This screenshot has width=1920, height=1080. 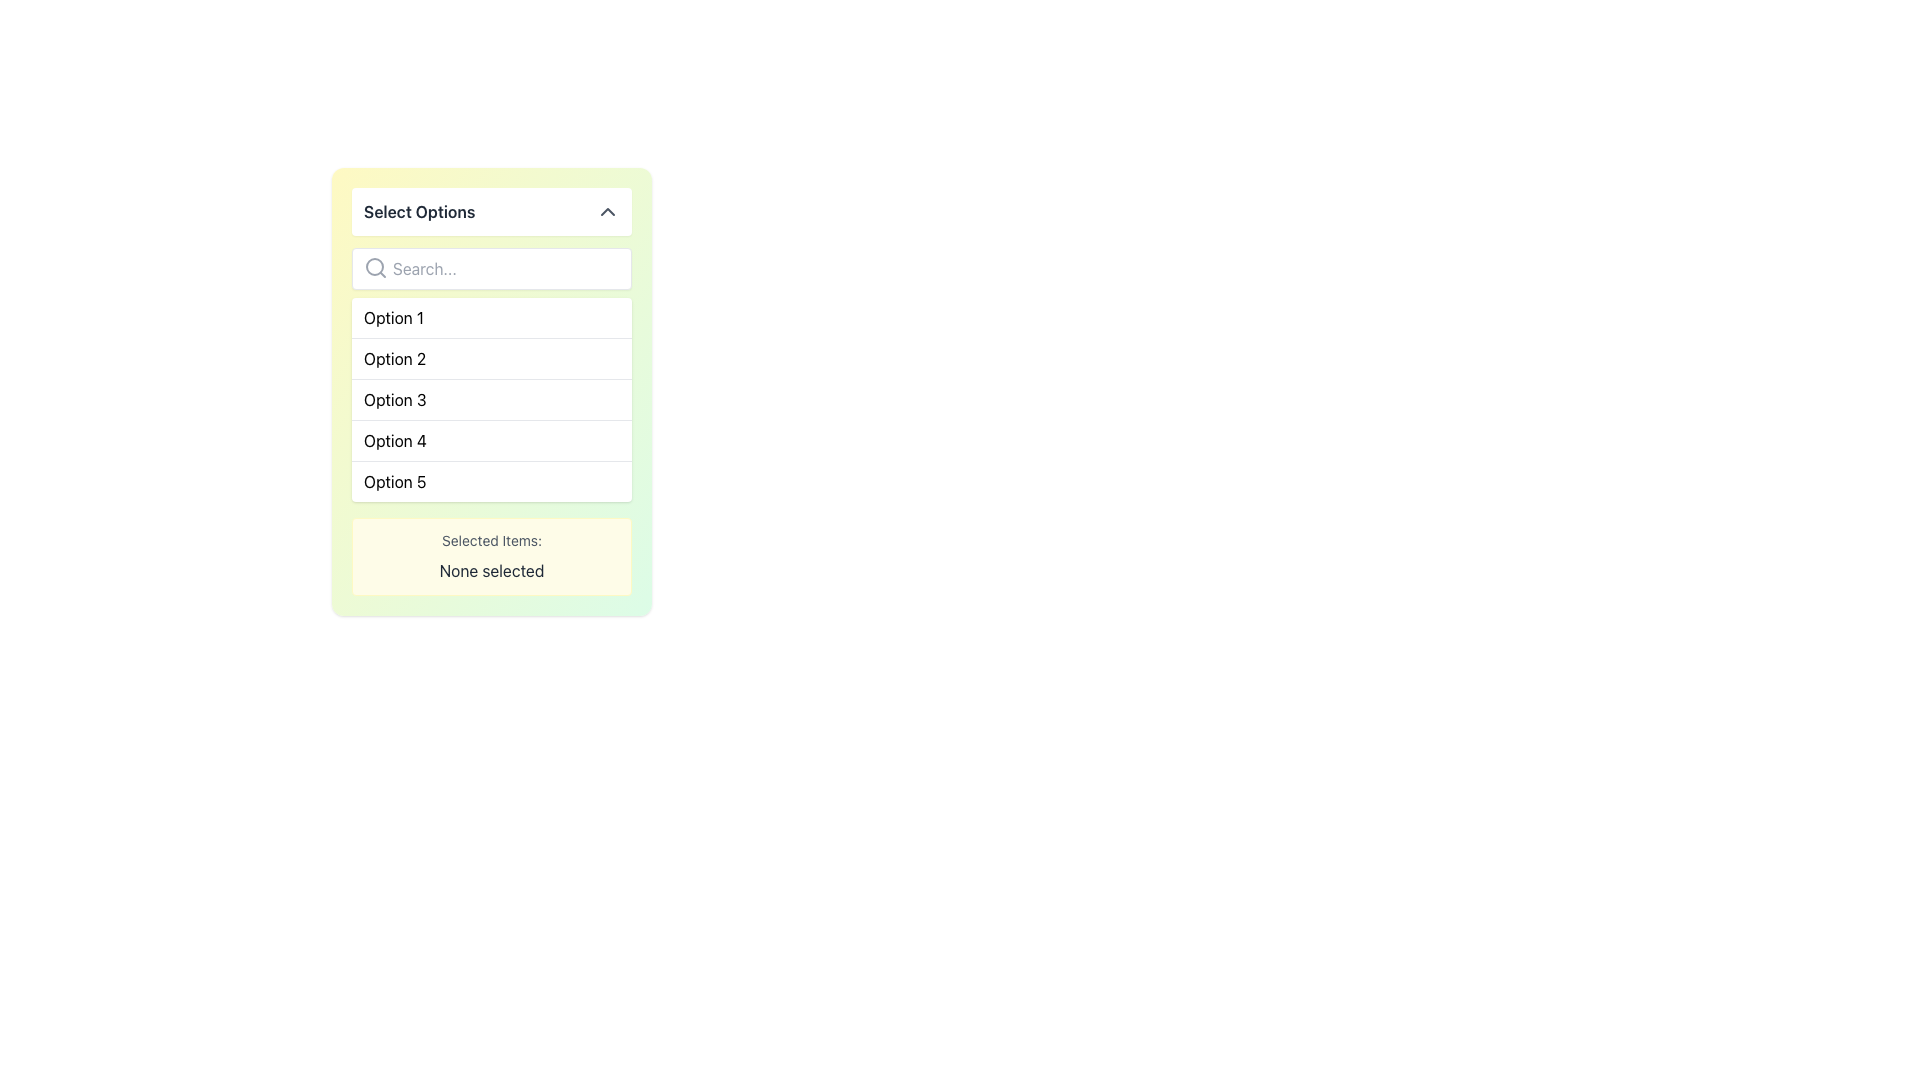 I want to click on the second option in the dropdown menu, so click(x=491, y=357).